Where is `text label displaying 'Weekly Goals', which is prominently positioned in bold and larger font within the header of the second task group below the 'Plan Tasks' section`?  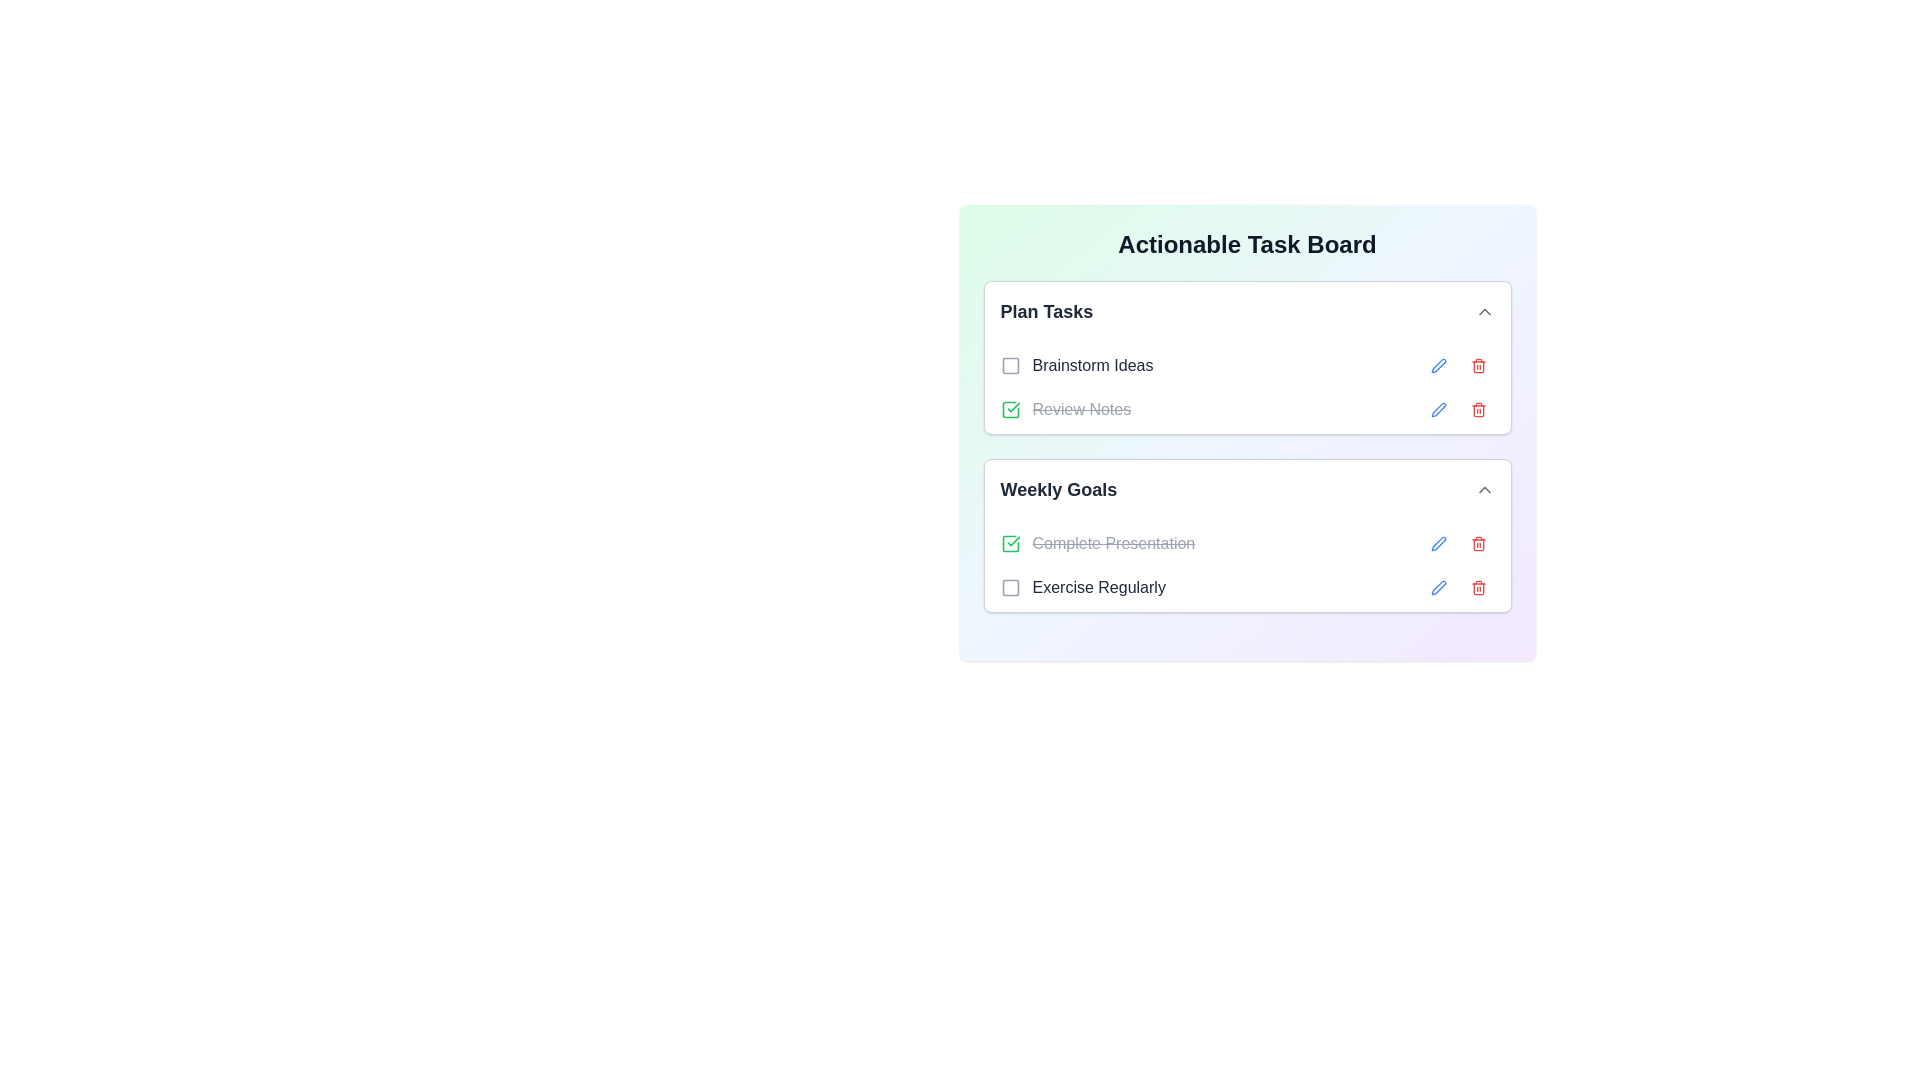
text label displaying 'Weekly Goals', which is prominently positioned in bold and larger font within the header of the second task group below the 'Plan Tasks' section is located at coordinates (1057, 489).